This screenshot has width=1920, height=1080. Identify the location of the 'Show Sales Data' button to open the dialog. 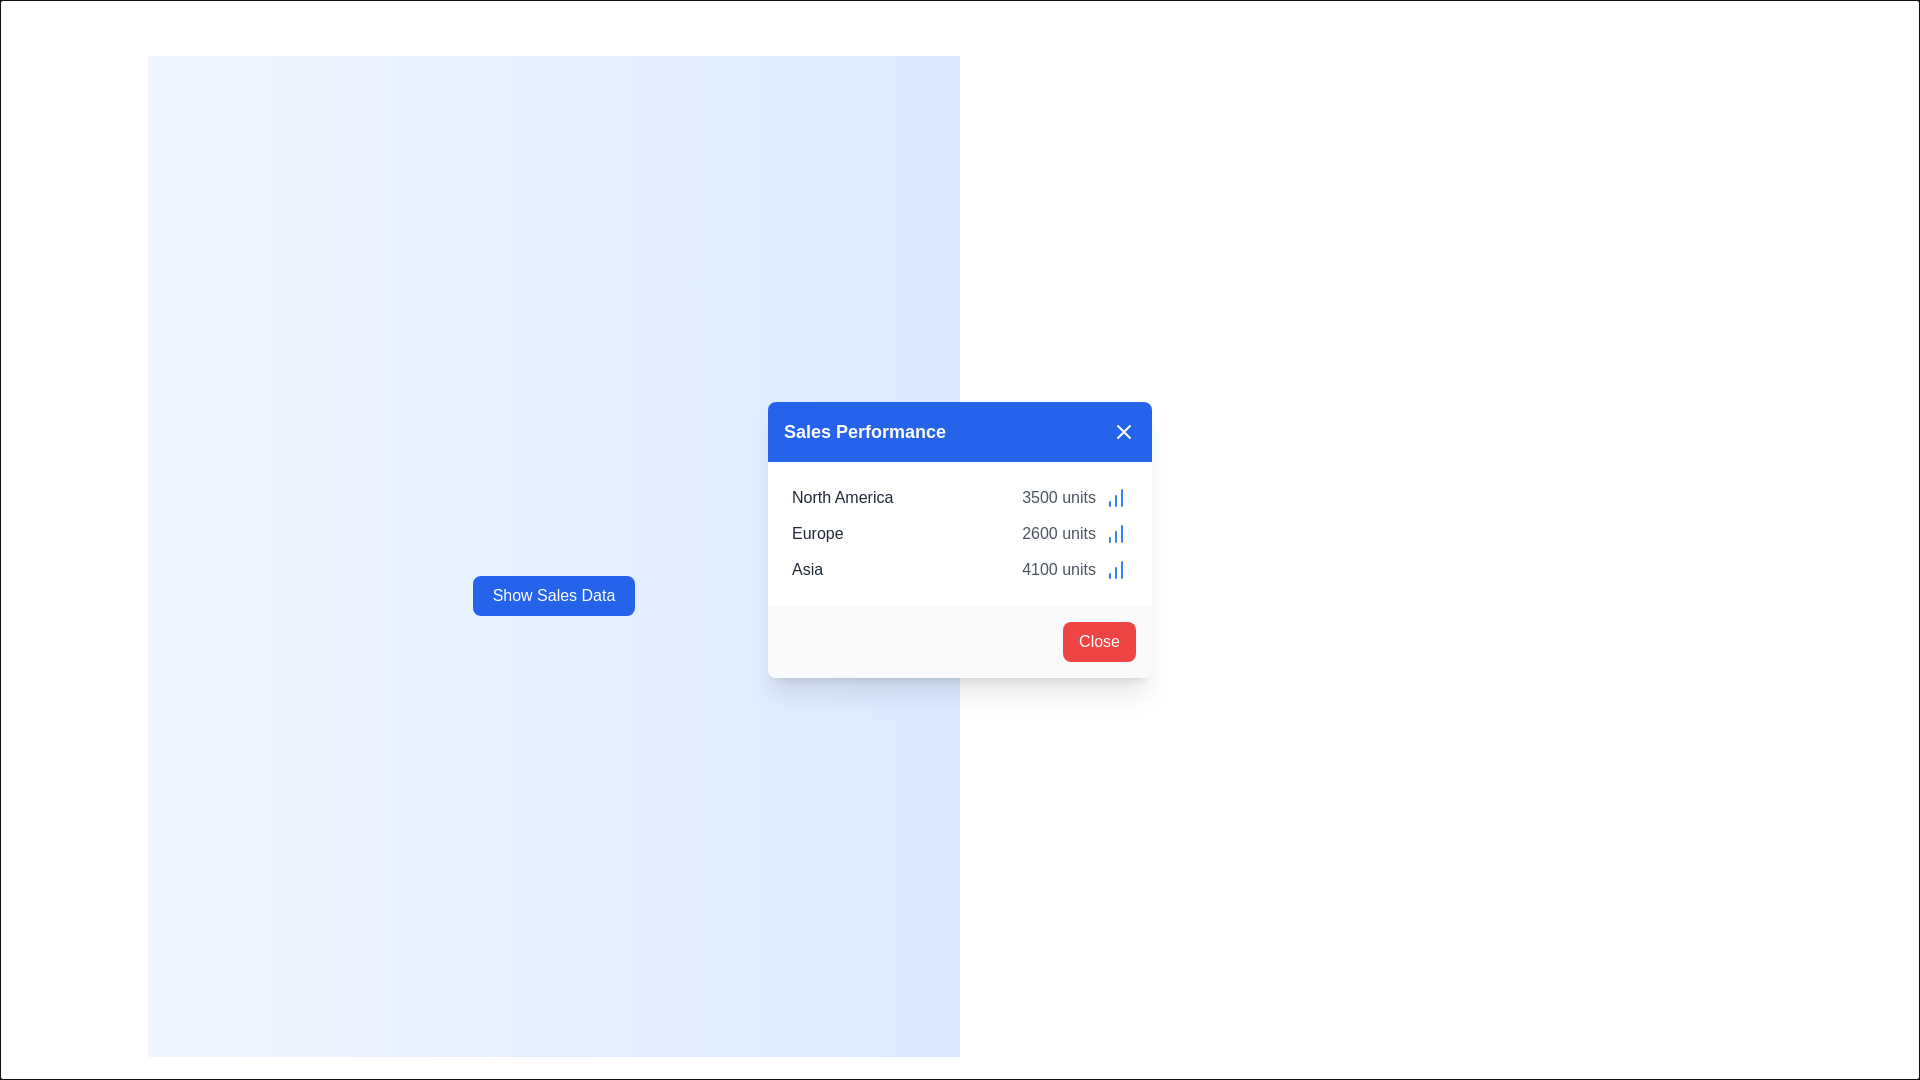
(553, 595).